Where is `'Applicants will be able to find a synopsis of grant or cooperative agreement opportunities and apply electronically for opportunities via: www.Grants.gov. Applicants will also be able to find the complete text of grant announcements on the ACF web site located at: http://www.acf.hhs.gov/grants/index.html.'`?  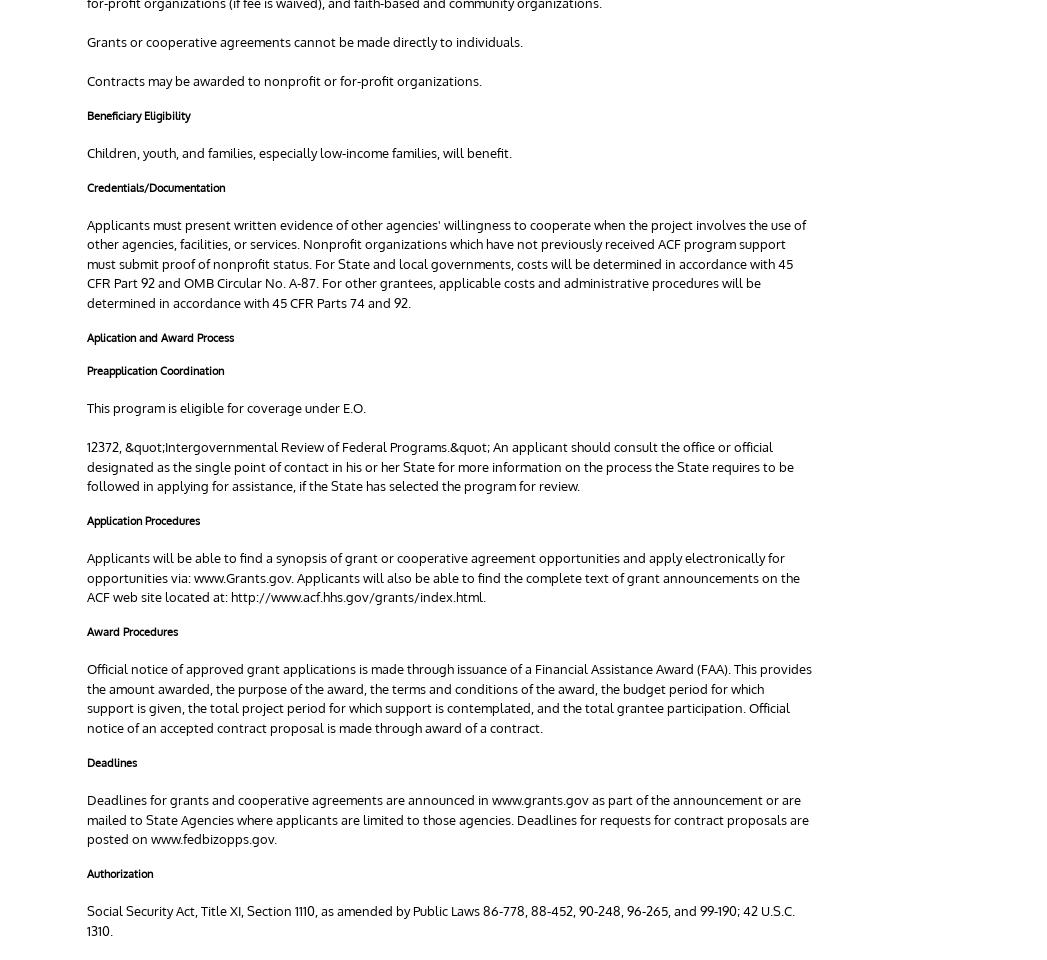
'Applicants will be able to find a synopsis of grant or cooperative agreement opportunities and apply electronically for opportunities via: www.Grants.gov. Applicants will also be able to find the complete text of grant announcements on the ACF web site located at: http://www.acf.hhs.gov/grants/index.html.' is located at coordinates (443, 577).